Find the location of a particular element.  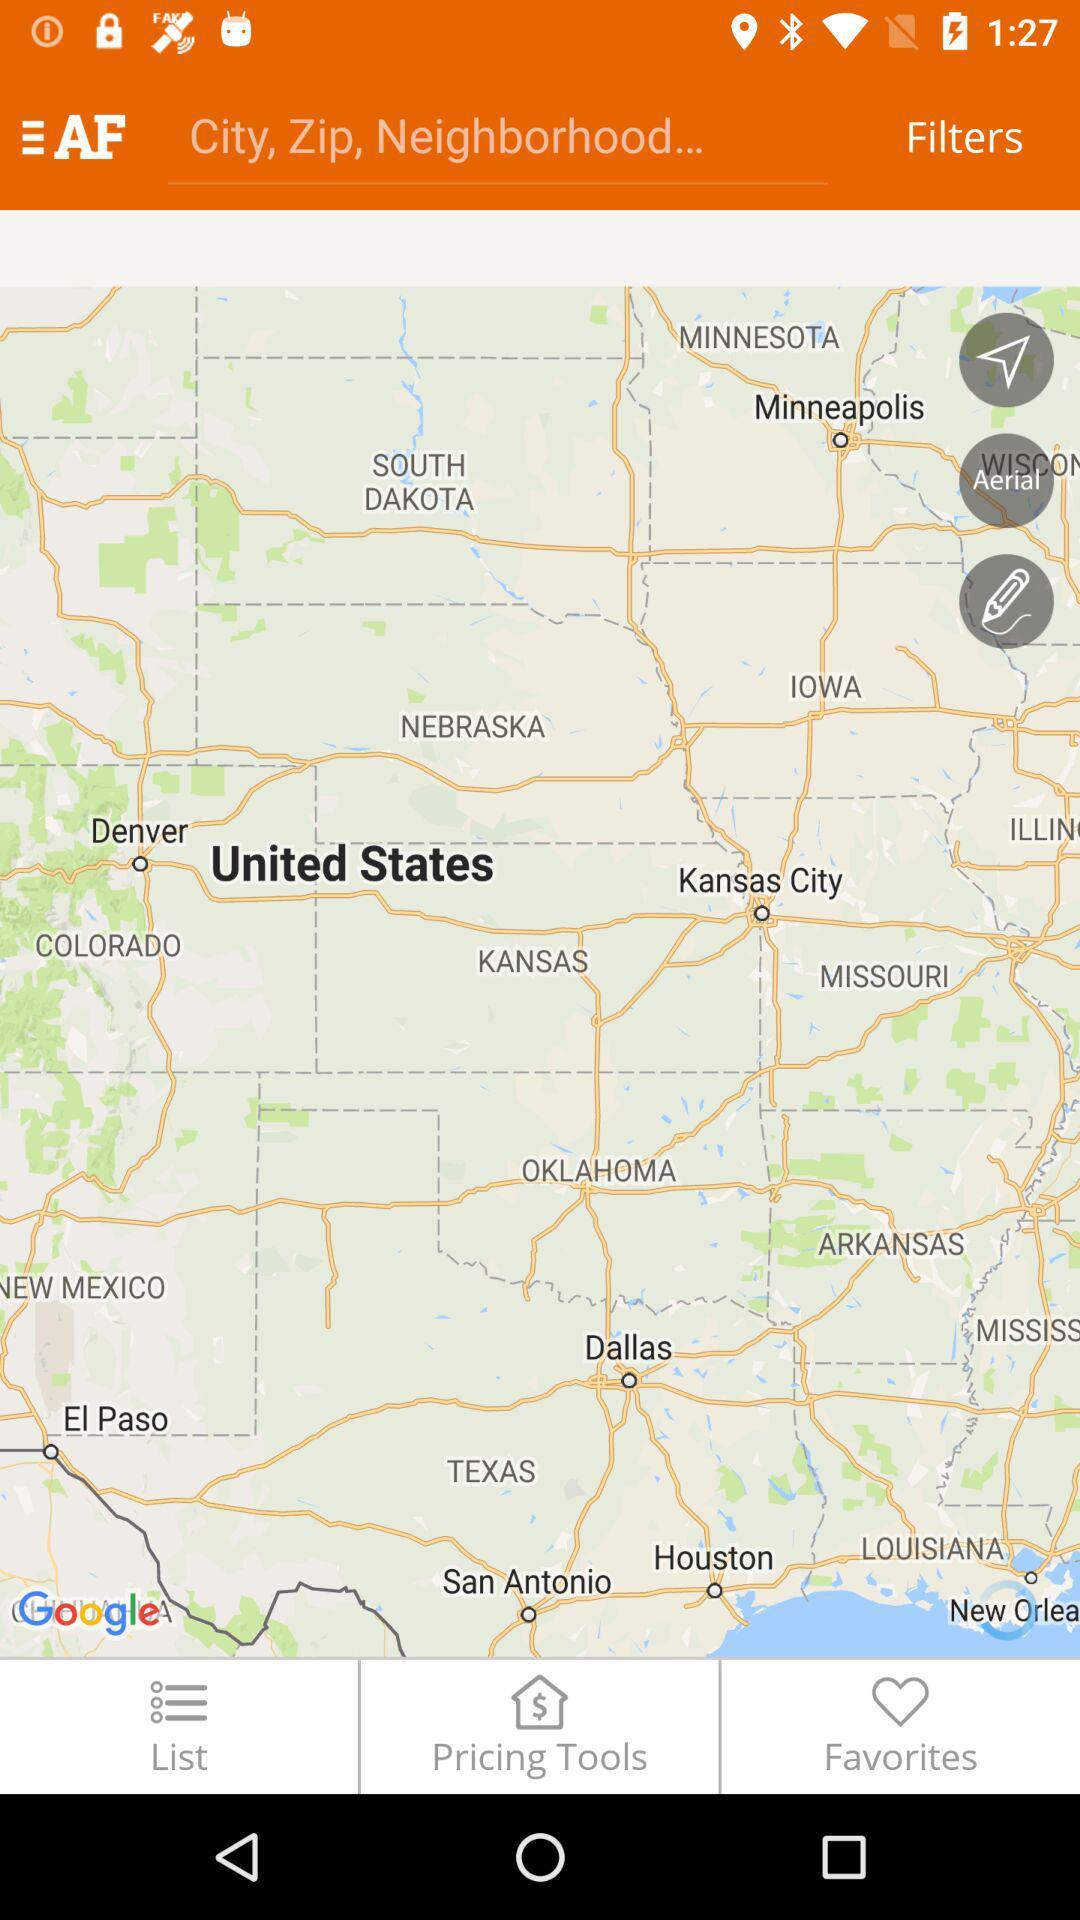

list is located at coordinates (177, 1725).